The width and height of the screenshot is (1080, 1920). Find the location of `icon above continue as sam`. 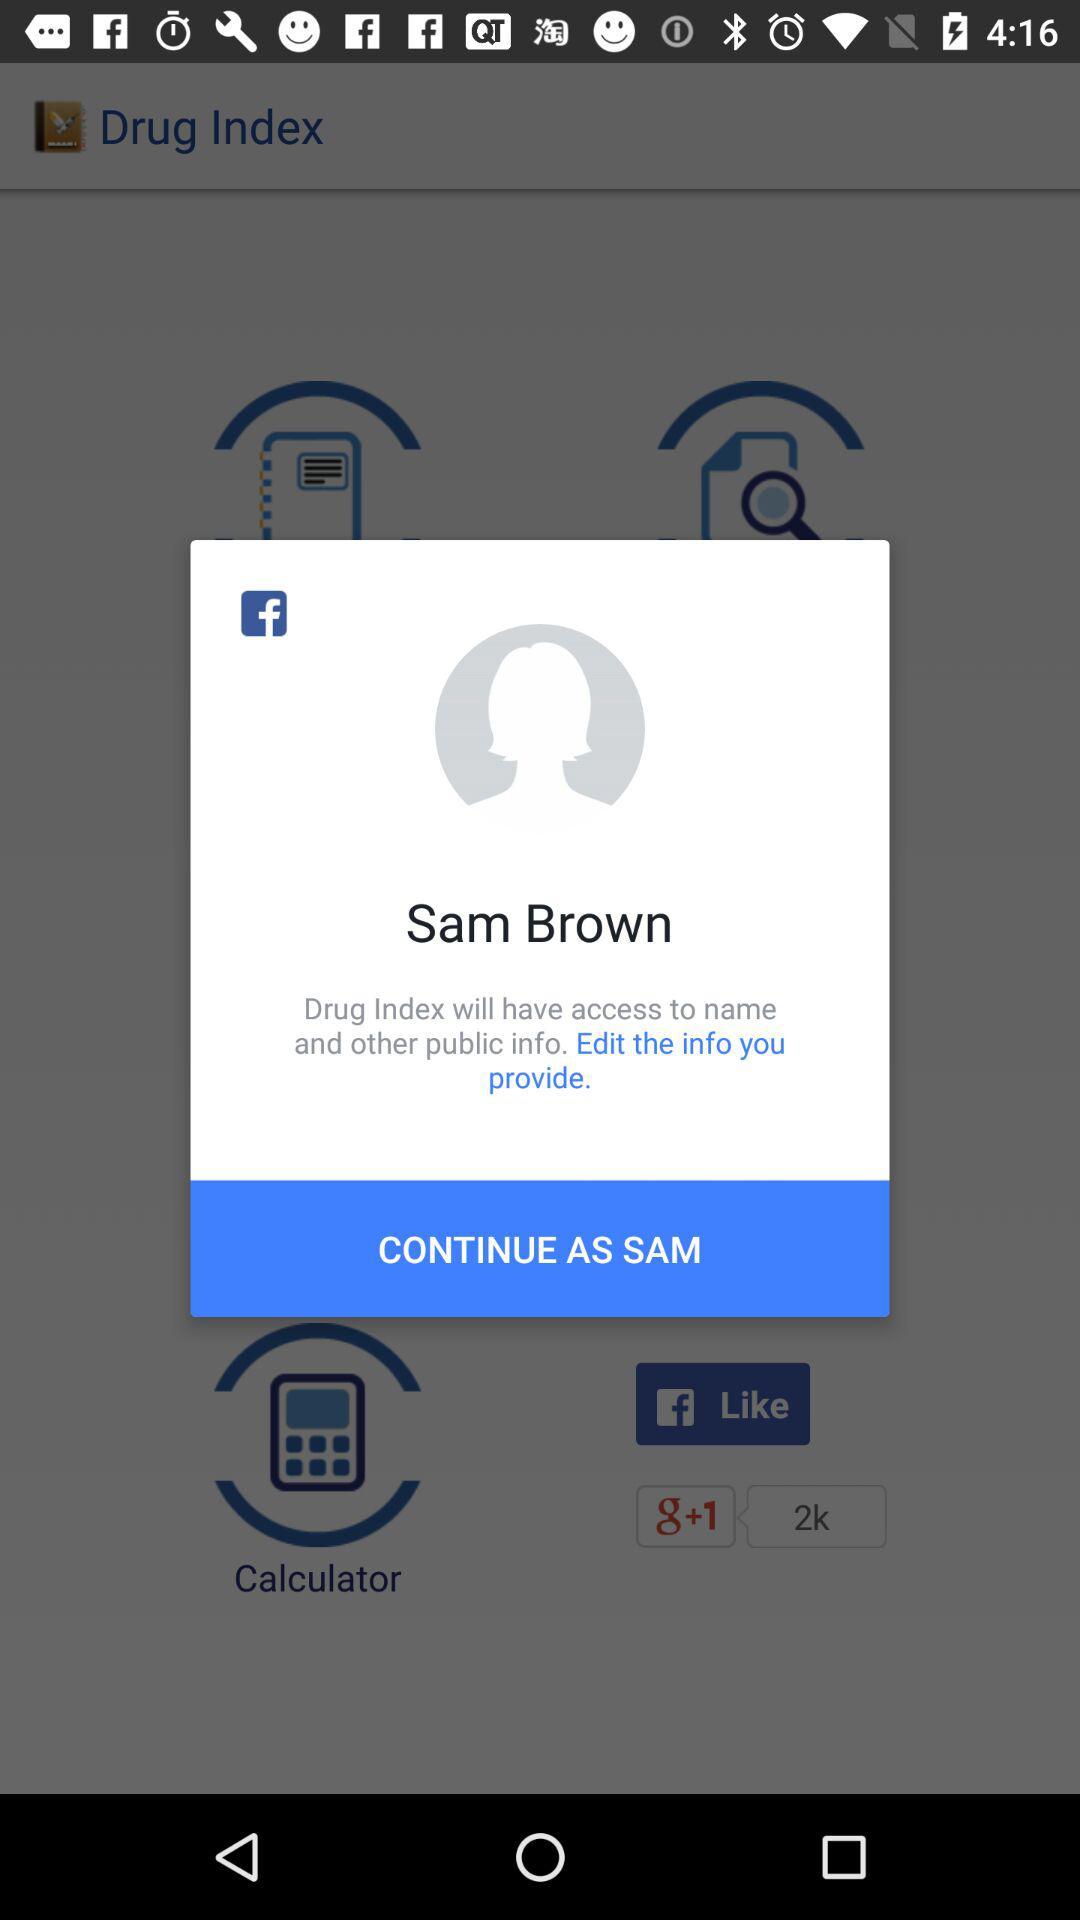

icon above continue as sam is located at coordinates (540, 1041).